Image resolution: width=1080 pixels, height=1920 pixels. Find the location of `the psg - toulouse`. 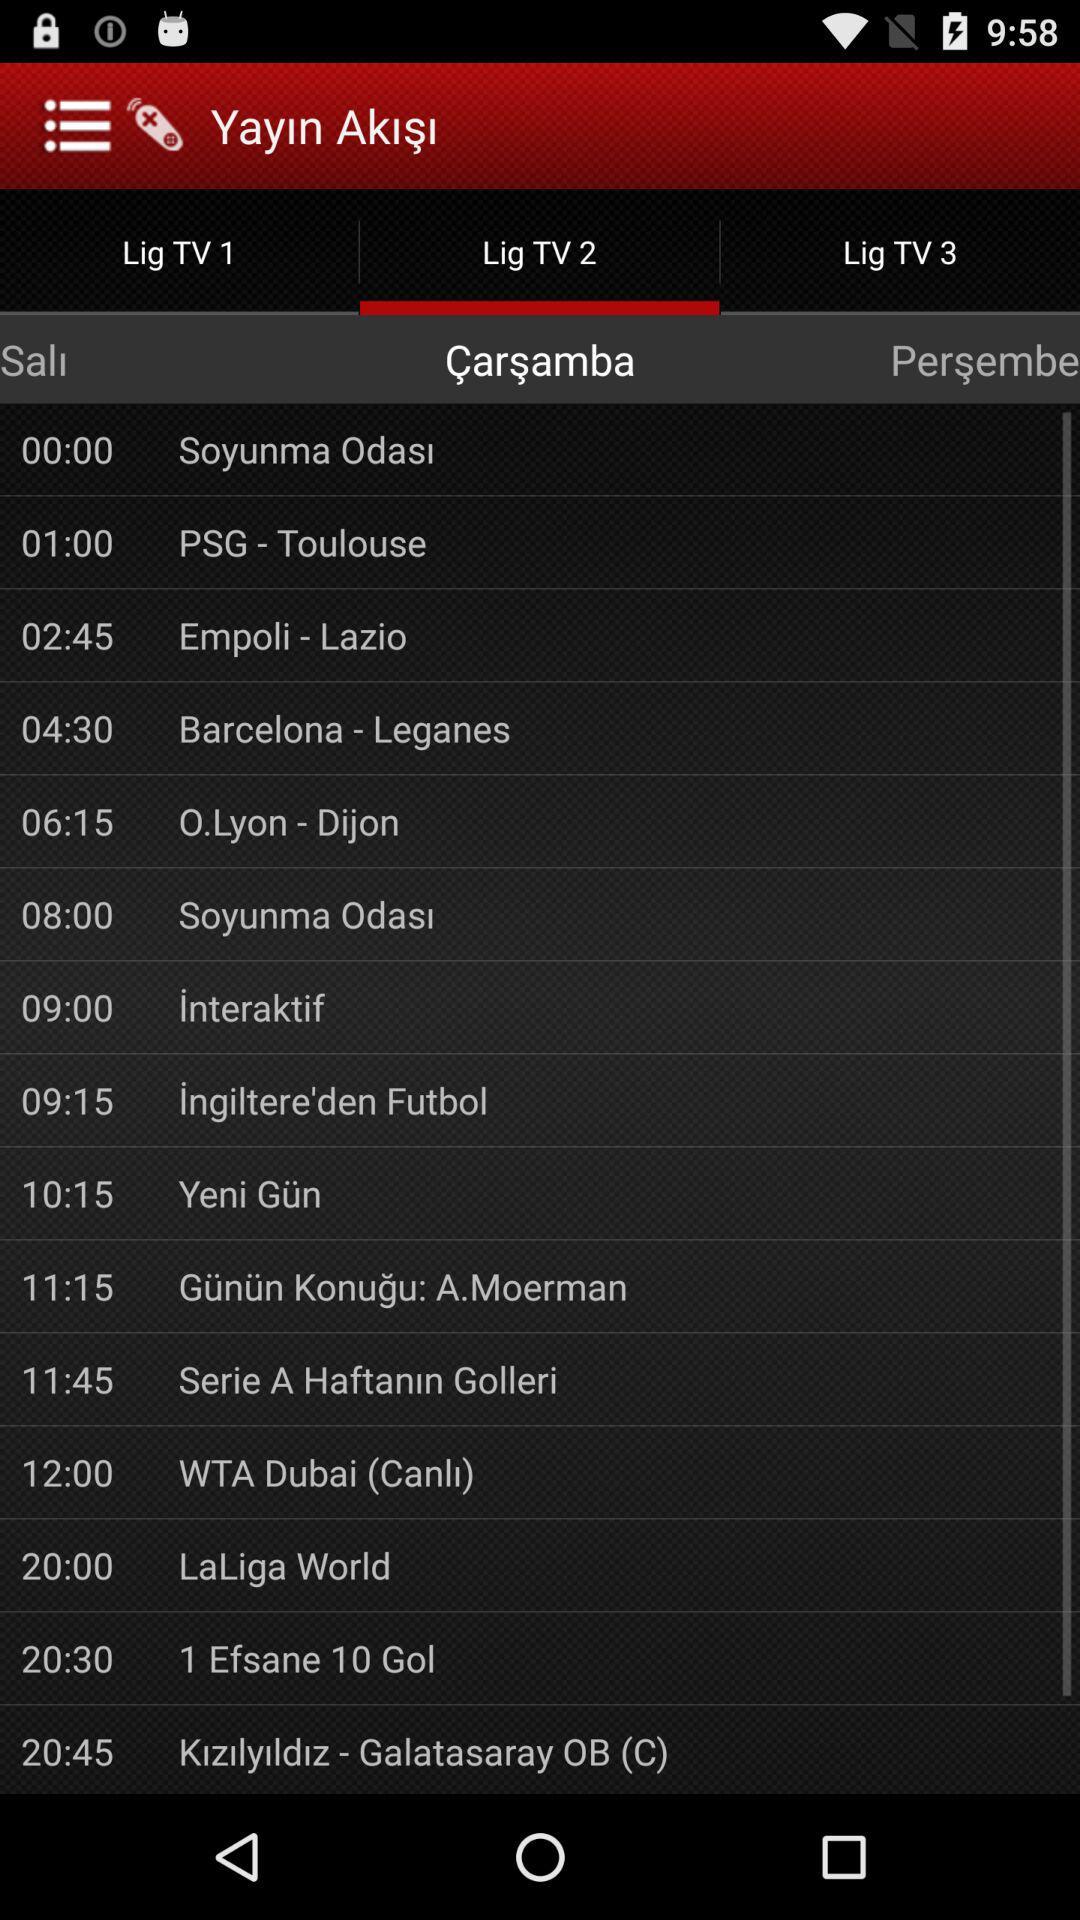

the psg - toulouse is located at coordinates (617, 542).